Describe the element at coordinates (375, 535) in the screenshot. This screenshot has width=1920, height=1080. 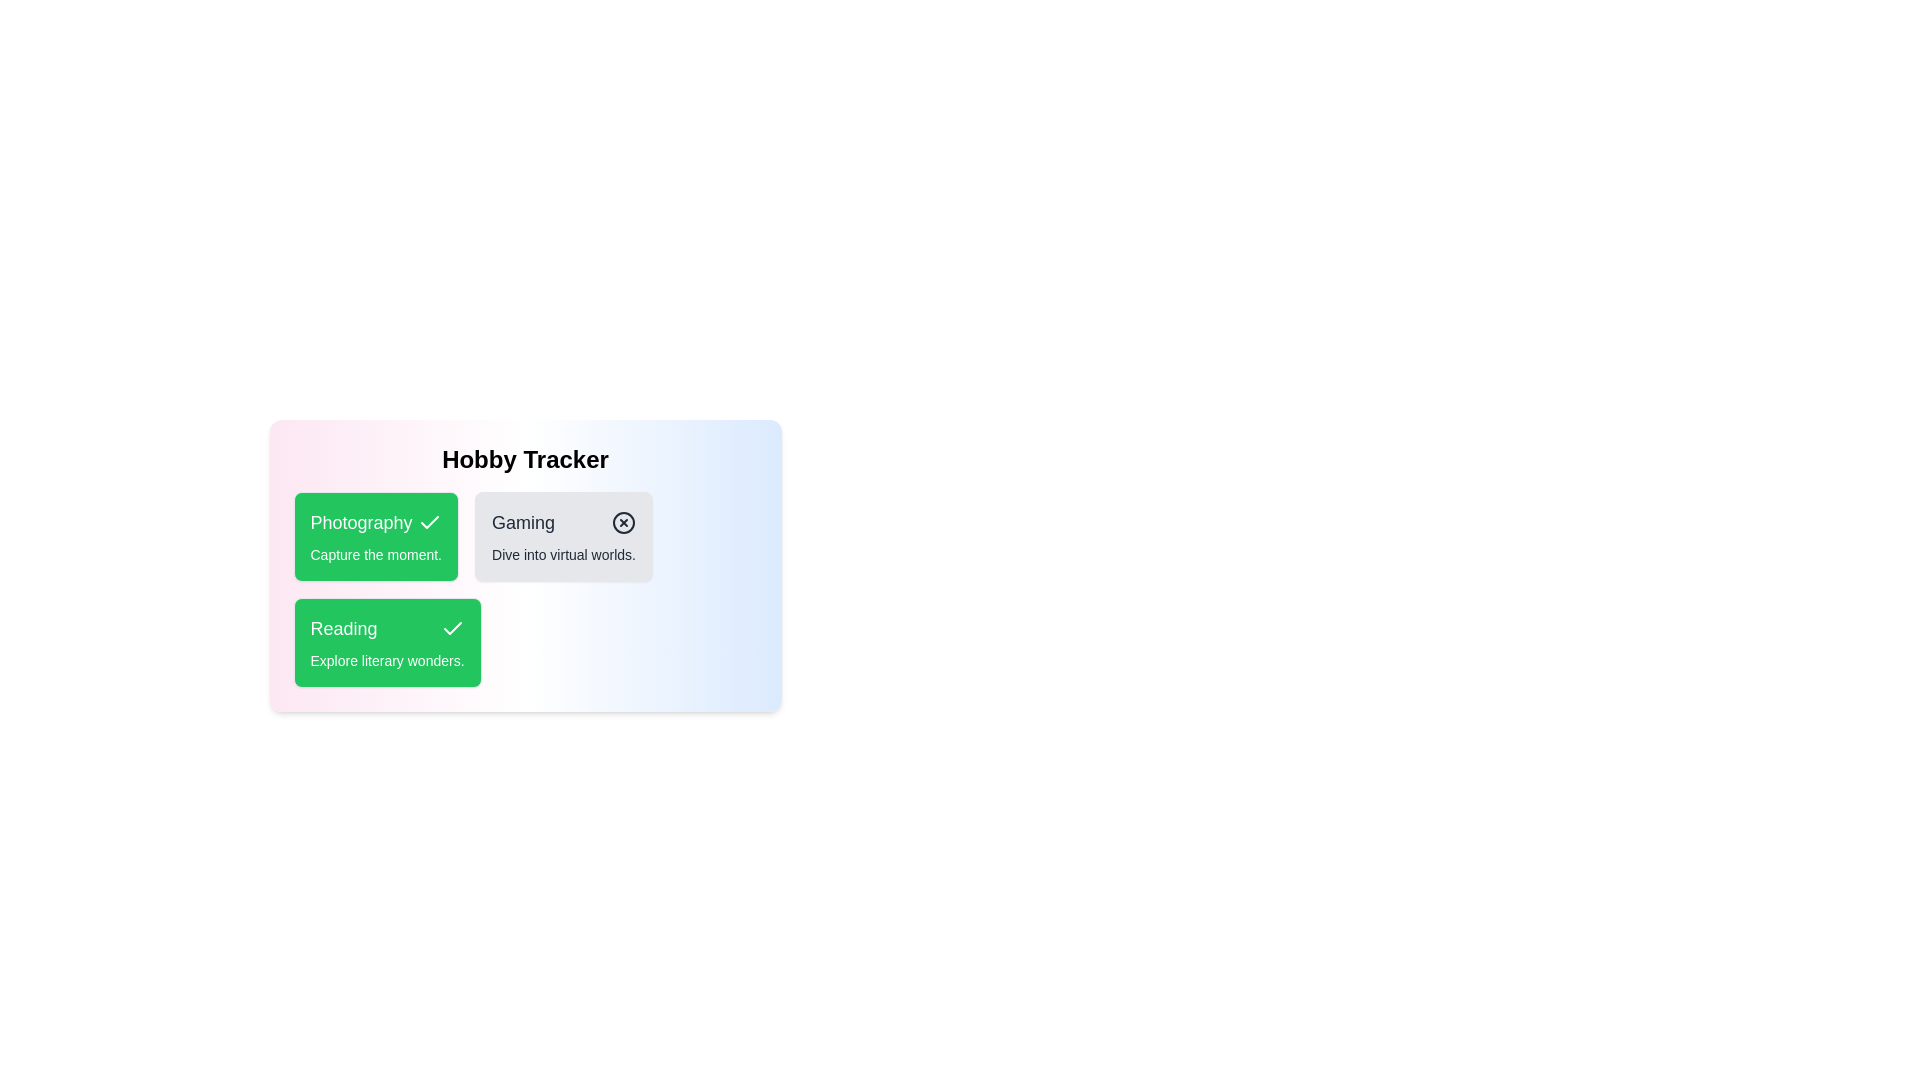
I see `the hobby card for Photography` at that location.